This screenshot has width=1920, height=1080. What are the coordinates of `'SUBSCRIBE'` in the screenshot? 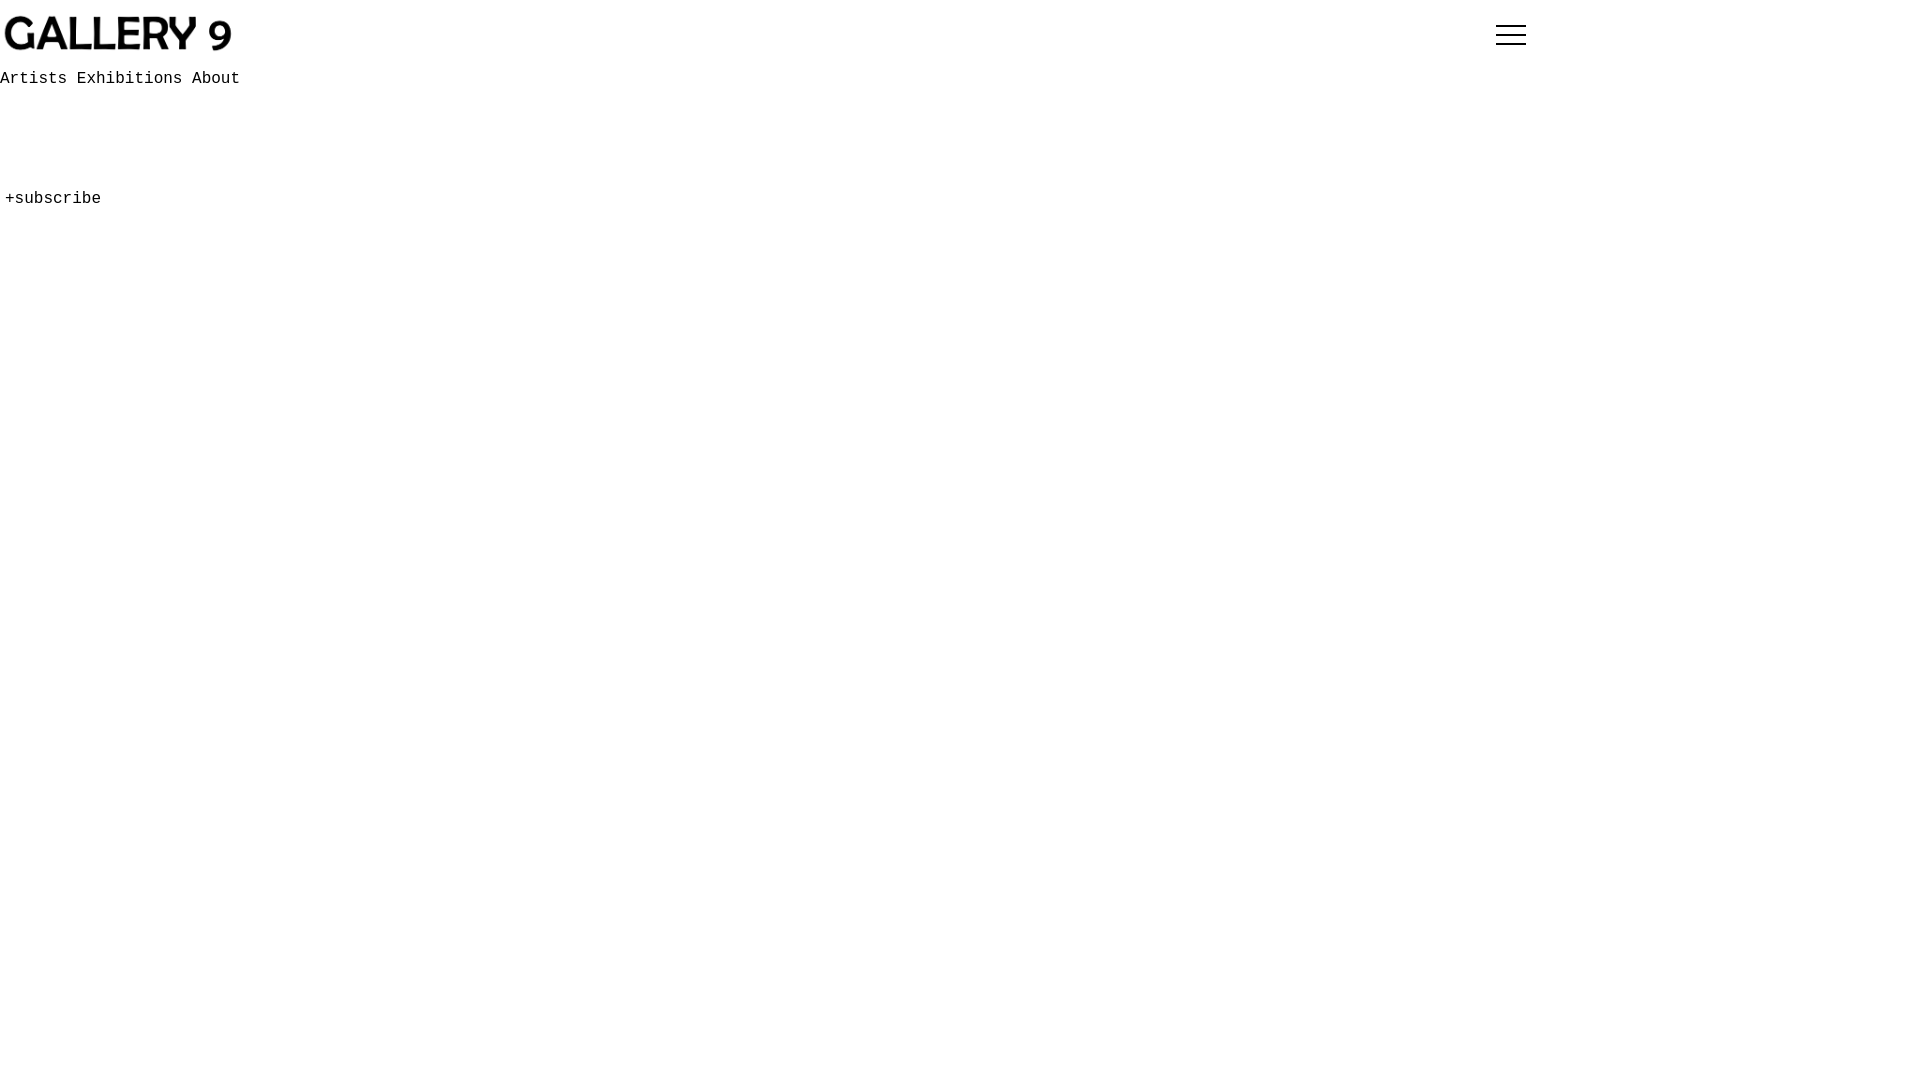 It's located at (71, 145).